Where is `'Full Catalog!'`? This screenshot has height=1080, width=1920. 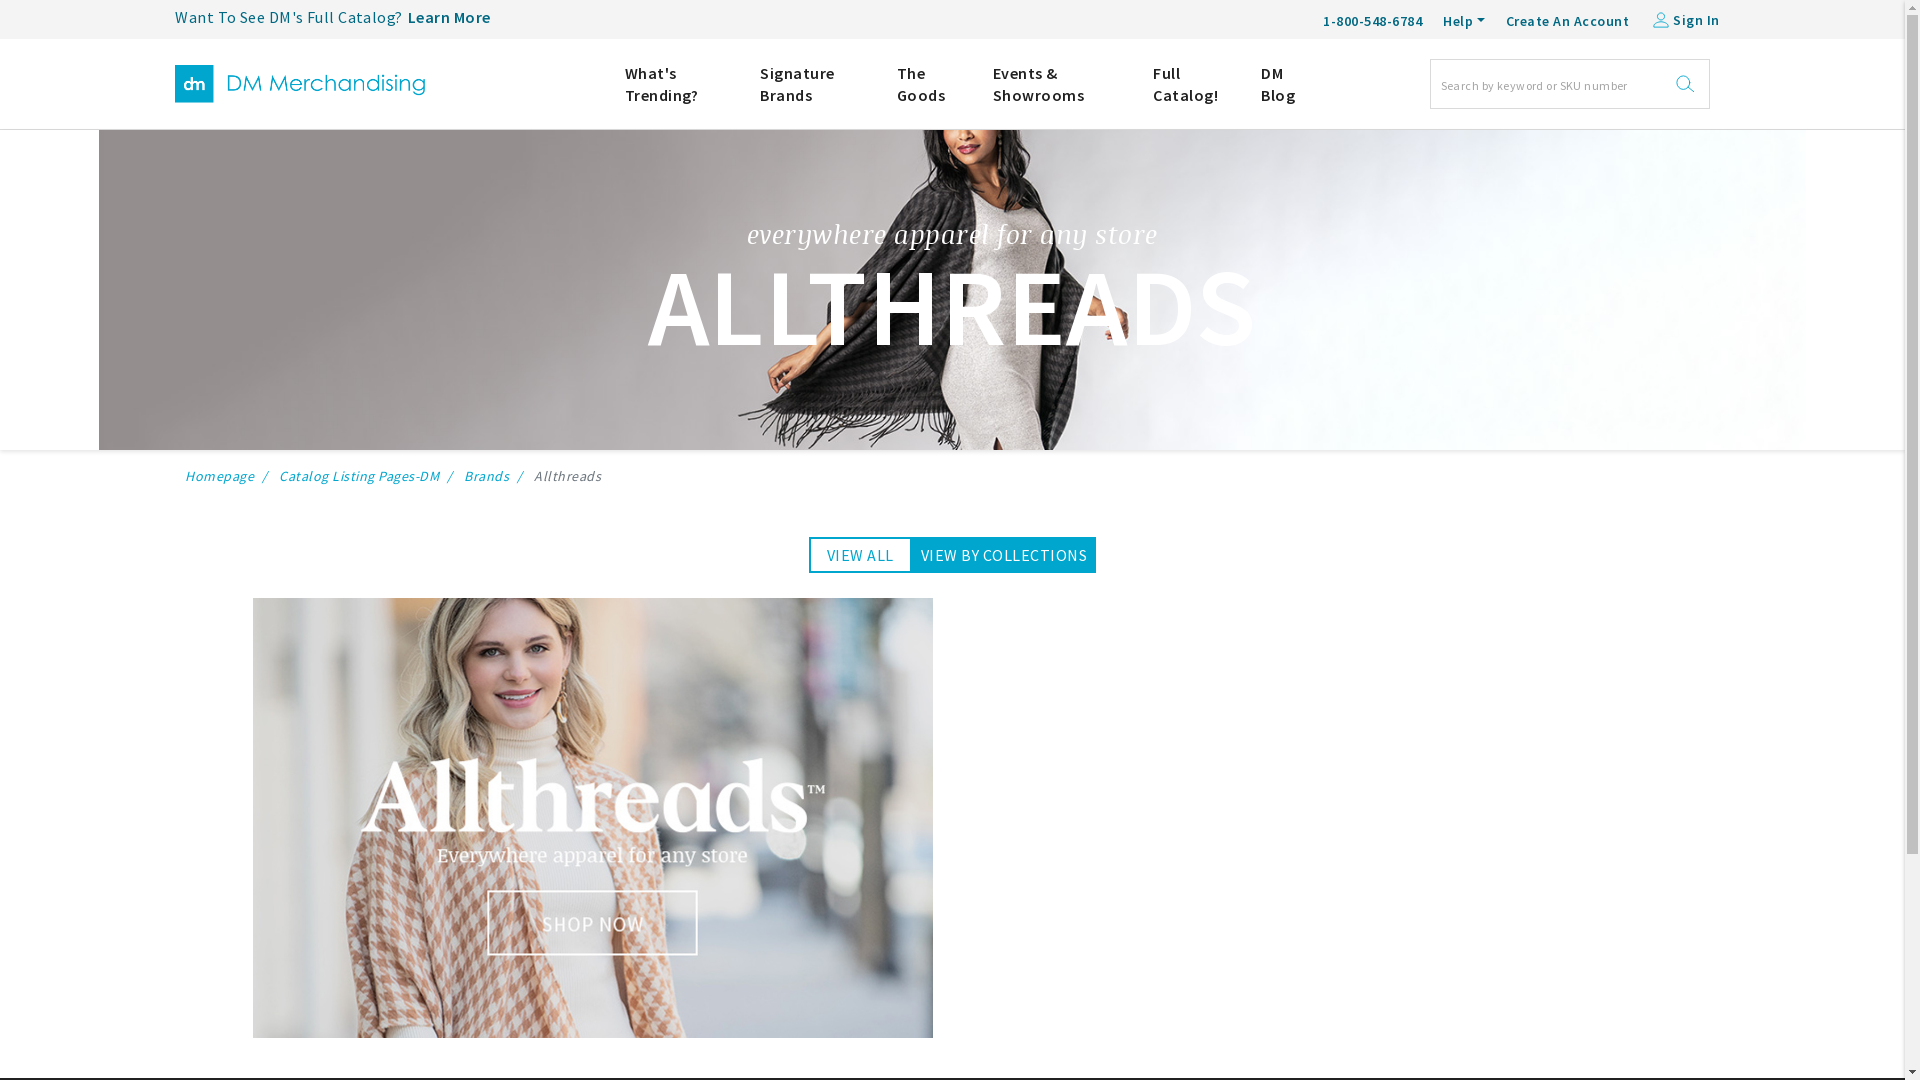
'Full Catalog!' is located at coordinates (1191, 83).